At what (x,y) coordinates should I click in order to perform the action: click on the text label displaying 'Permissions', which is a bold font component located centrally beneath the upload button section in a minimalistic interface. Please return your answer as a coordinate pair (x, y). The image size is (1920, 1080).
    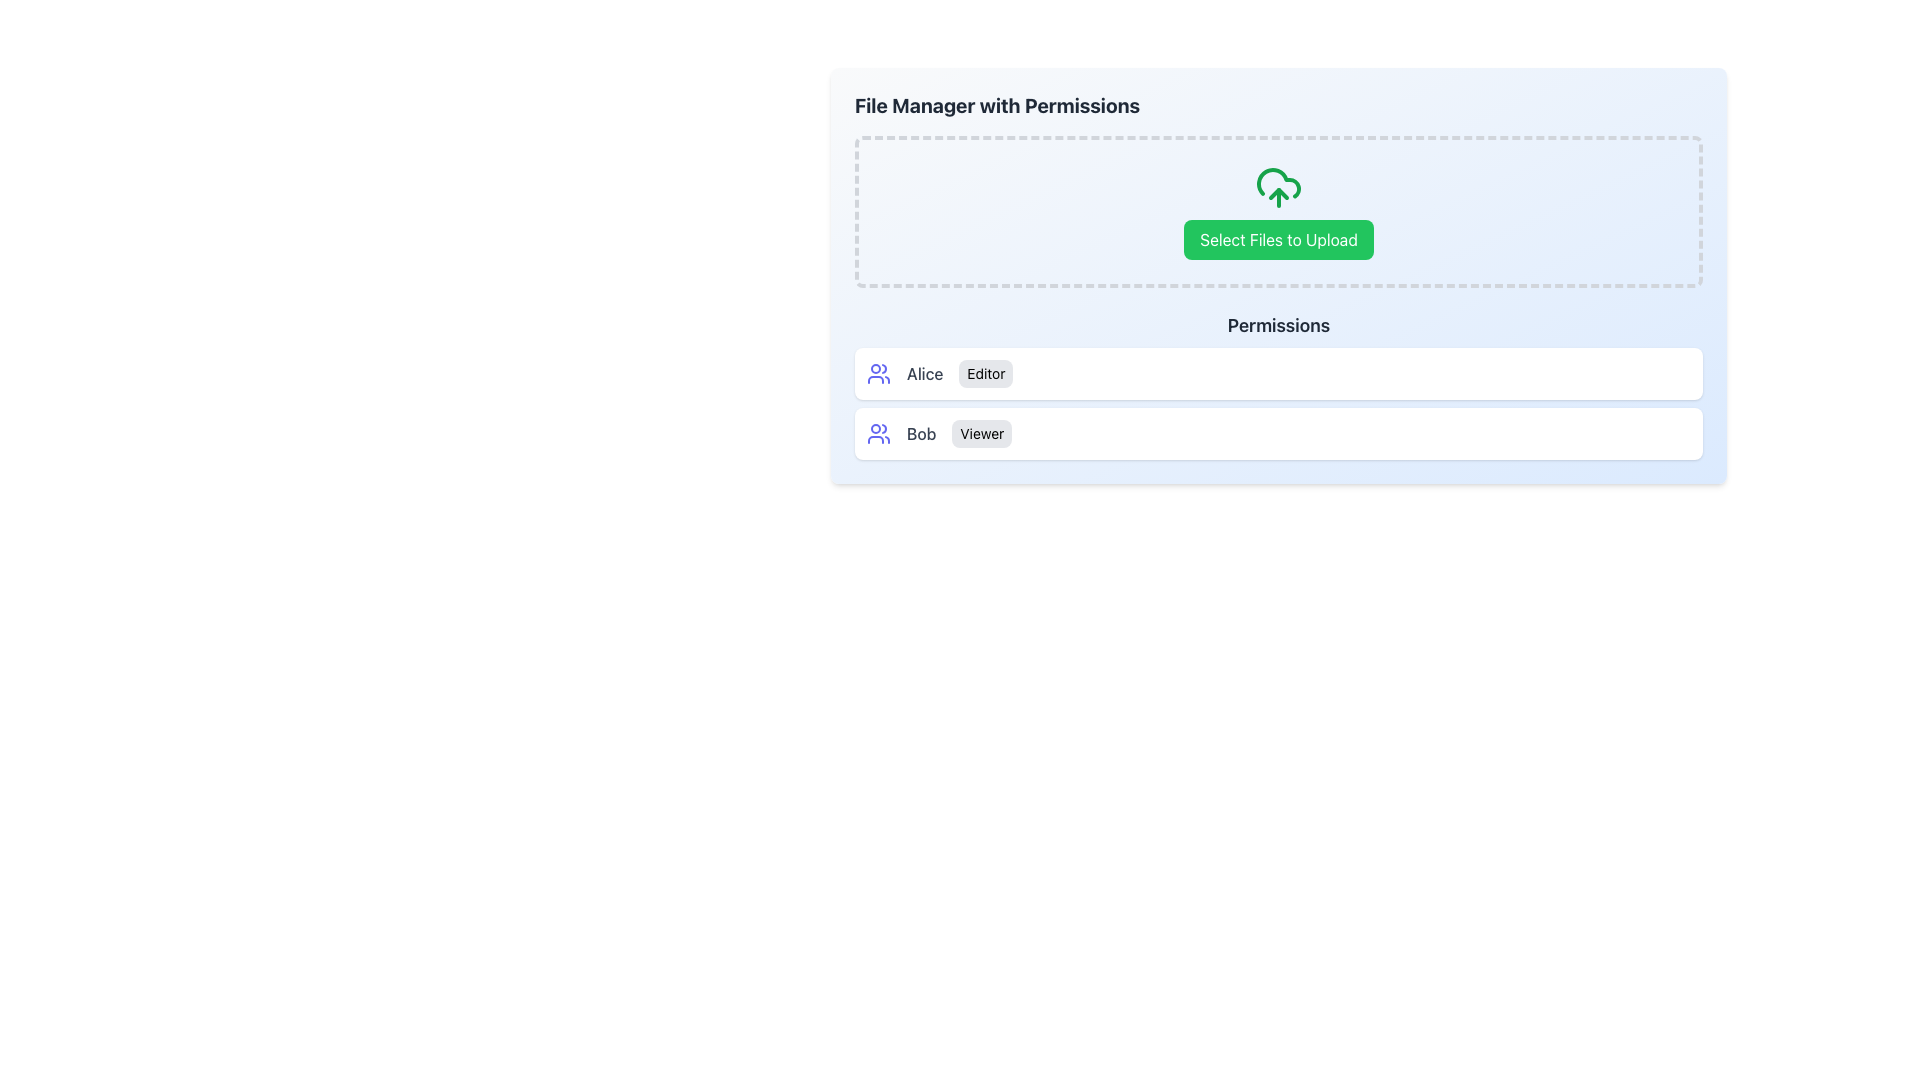
    Looking at the image, I should click on (1277, 325).